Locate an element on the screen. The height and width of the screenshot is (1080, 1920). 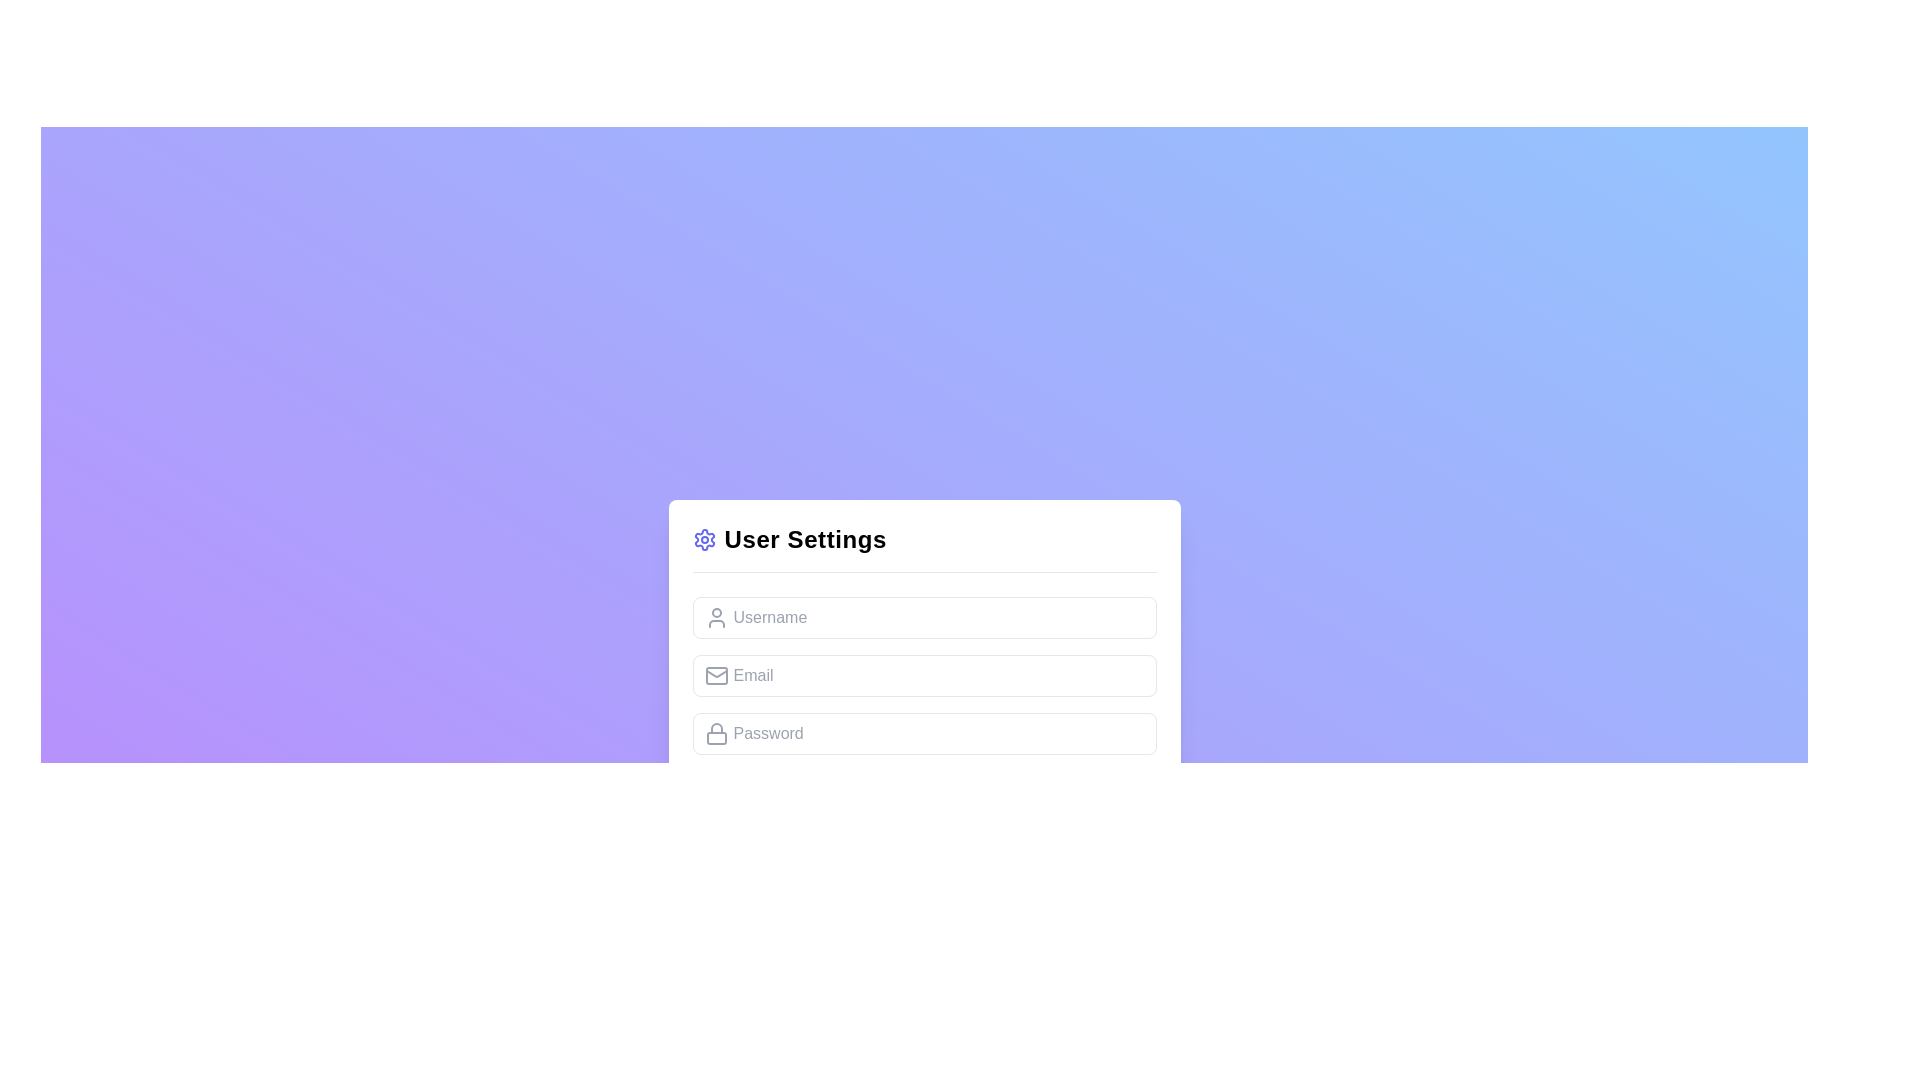
the settings icon located at the leftmost part of the 'User Settings' title to interact with it is located at coordinates (704, 538).